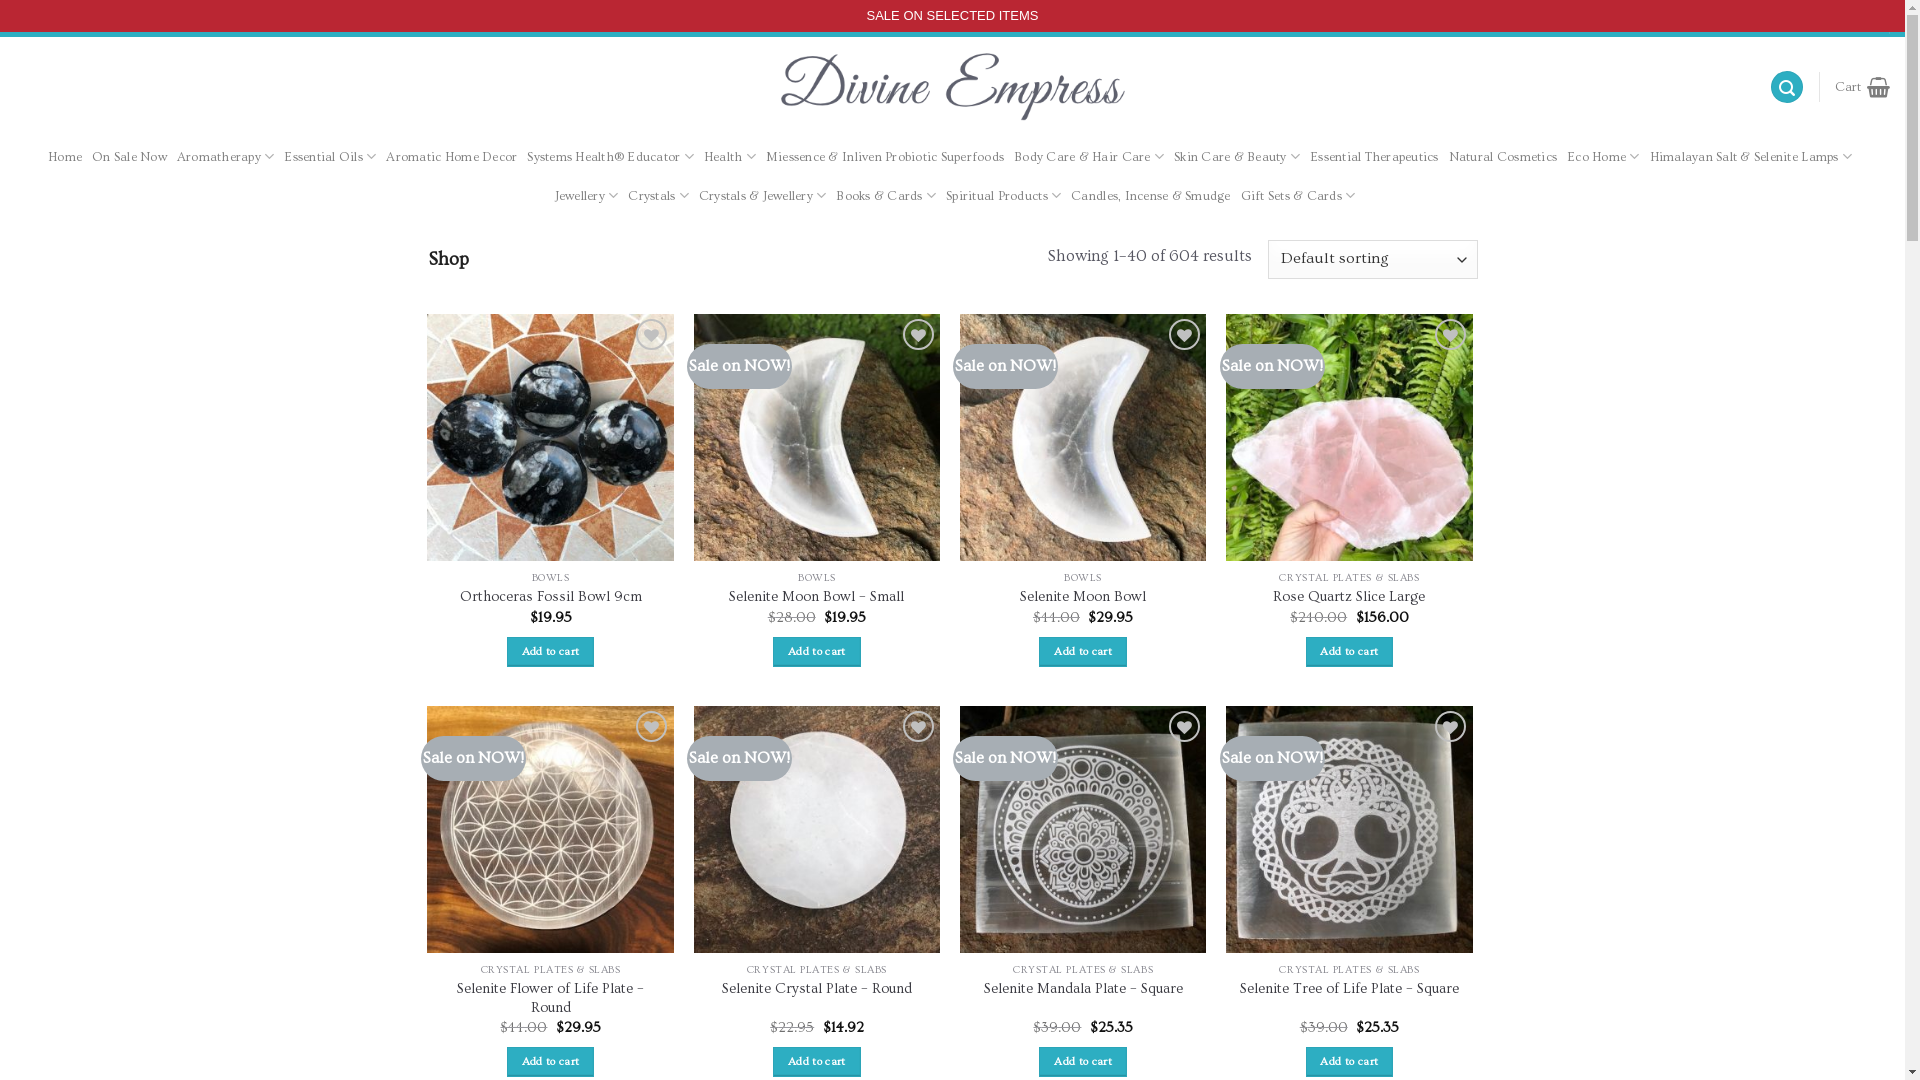 The width and height of the screenshot is (1920, 1080). I want to click on 'Books & Cards', so click(835, 195).